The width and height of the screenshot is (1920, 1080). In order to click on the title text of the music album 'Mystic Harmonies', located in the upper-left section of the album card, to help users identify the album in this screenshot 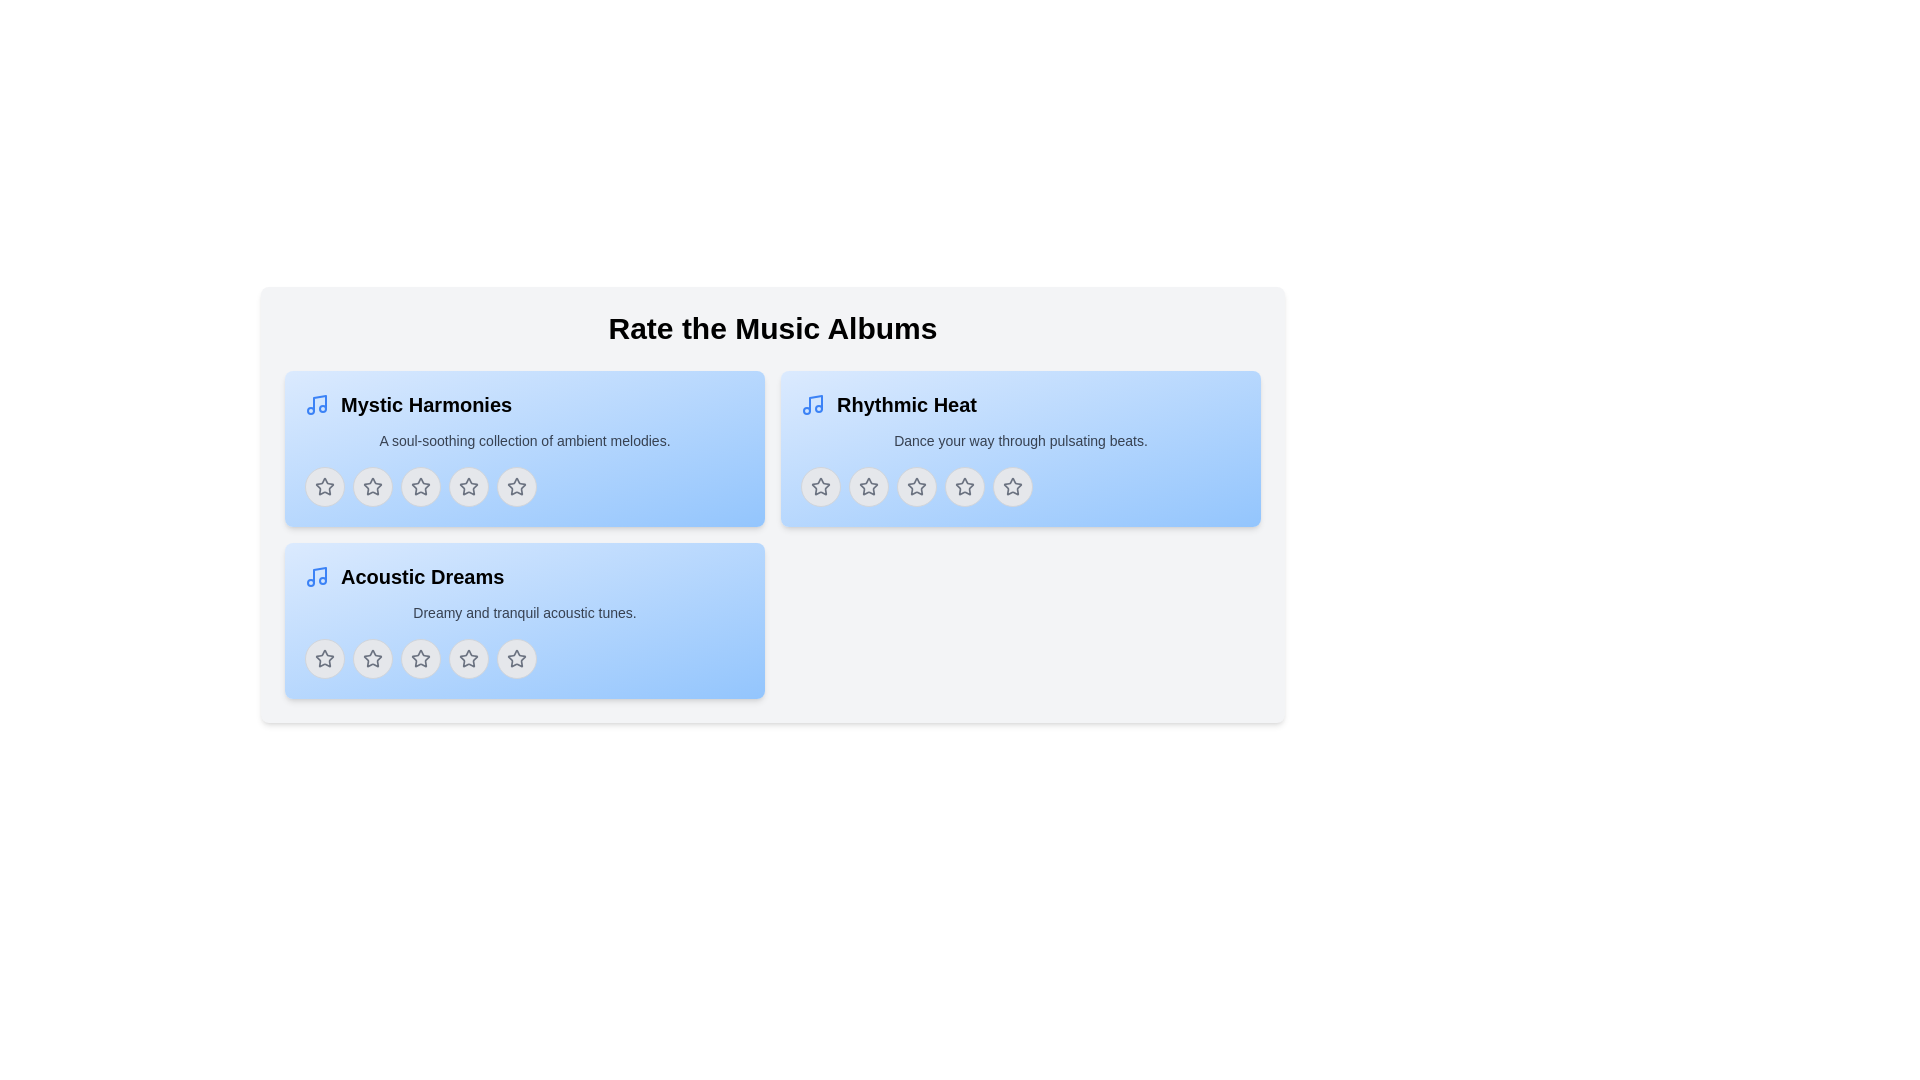, I will do `click(425, 405)`.